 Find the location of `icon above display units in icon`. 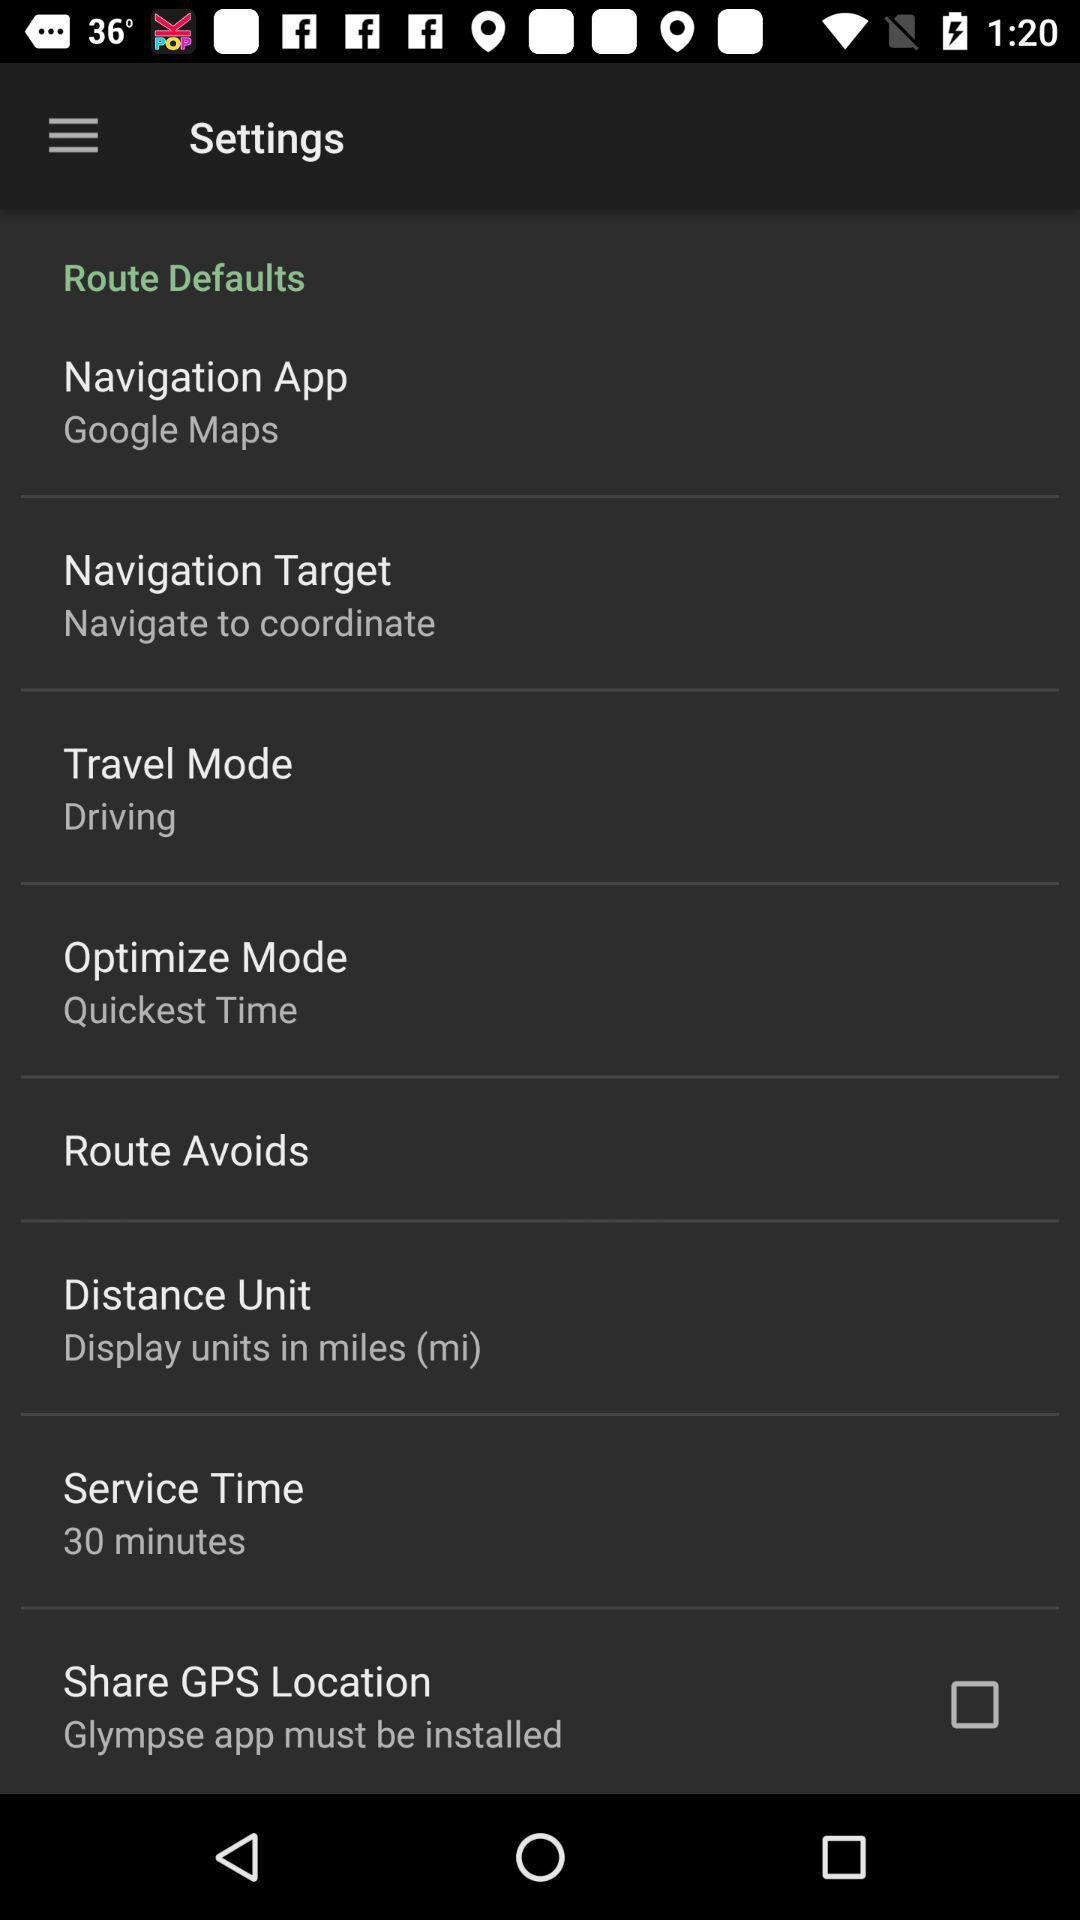

icon above display units in icon is located at coordinates (187, 1292).